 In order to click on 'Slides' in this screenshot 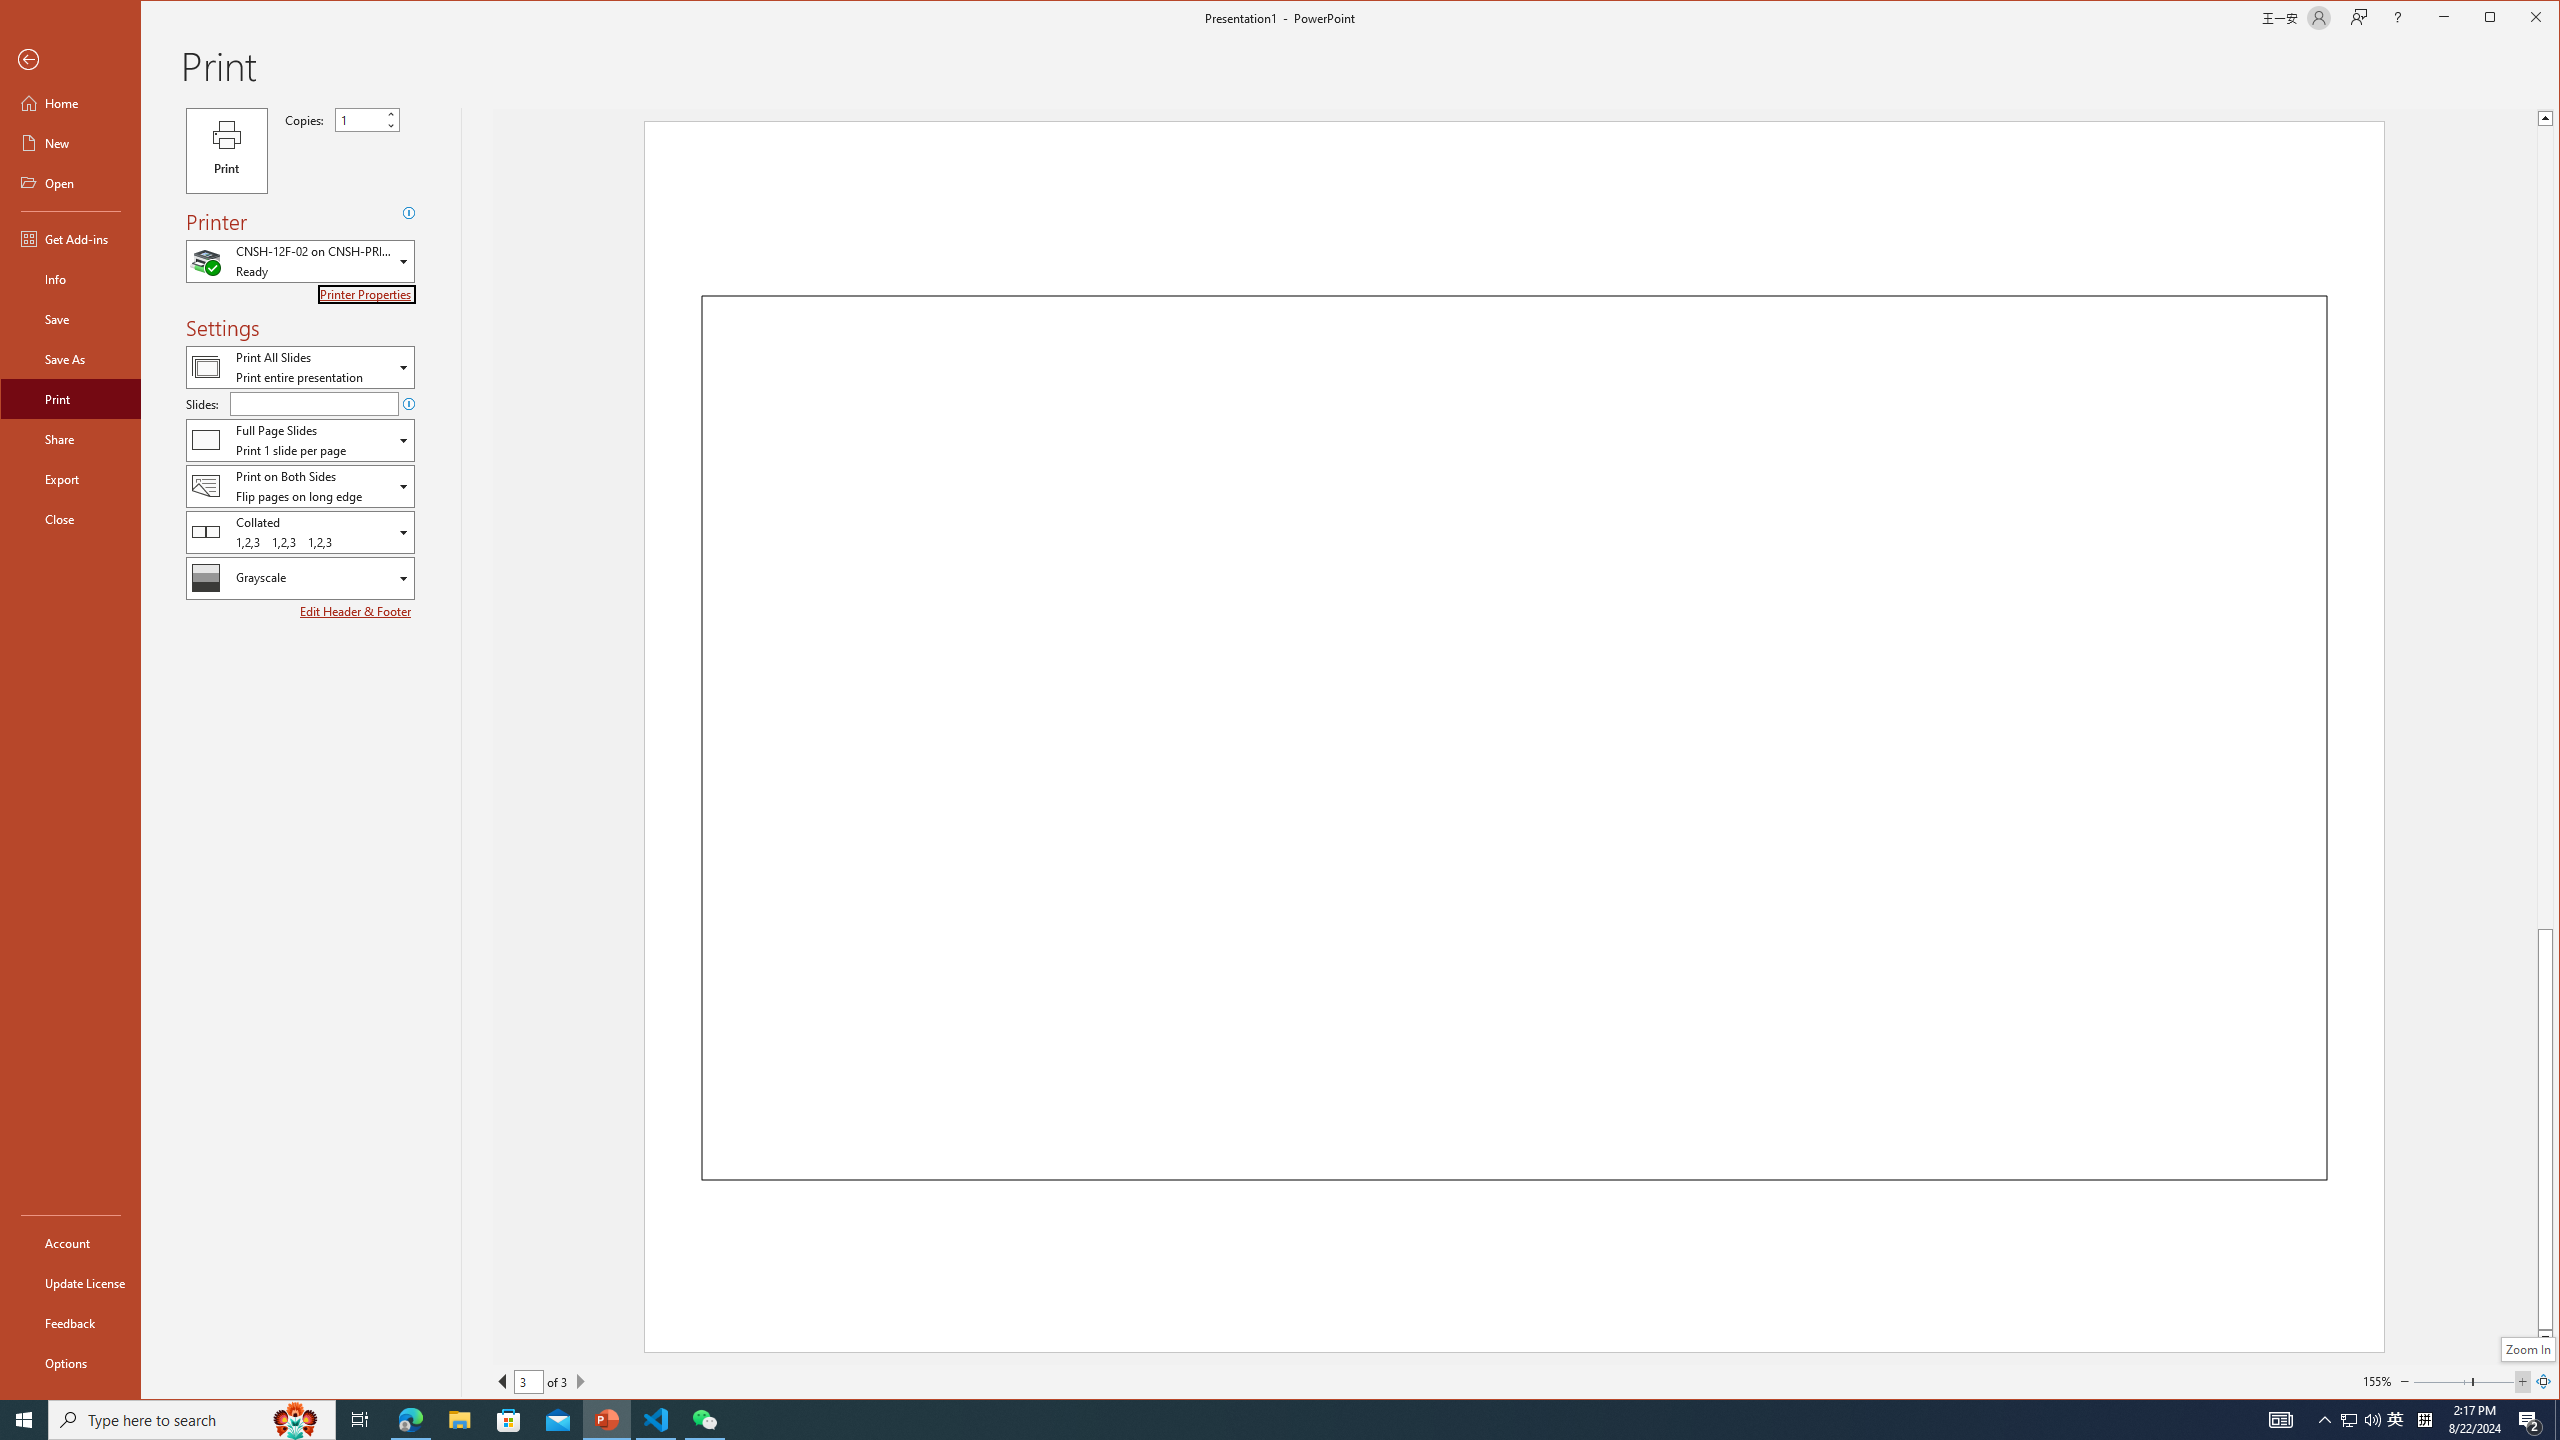, I will do `click(313, 402)`.